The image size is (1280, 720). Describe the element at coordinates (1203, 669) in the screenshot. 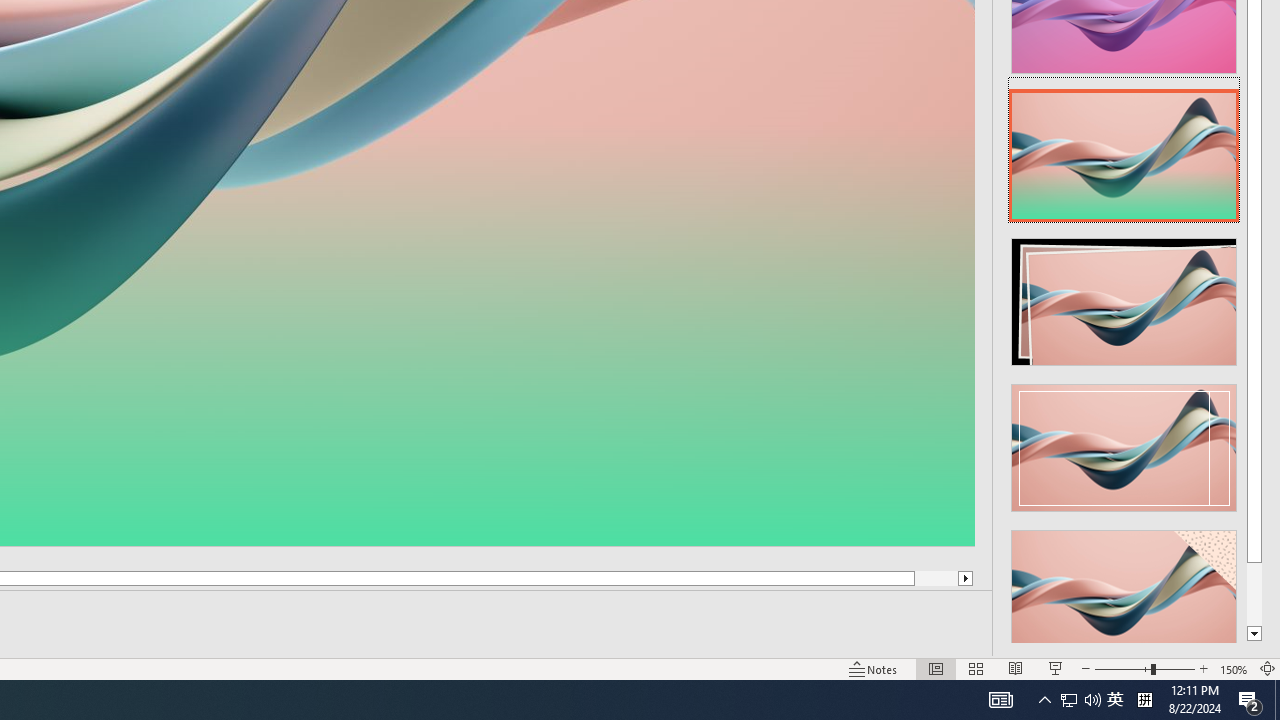

I see `'Zoom In'` at that location.